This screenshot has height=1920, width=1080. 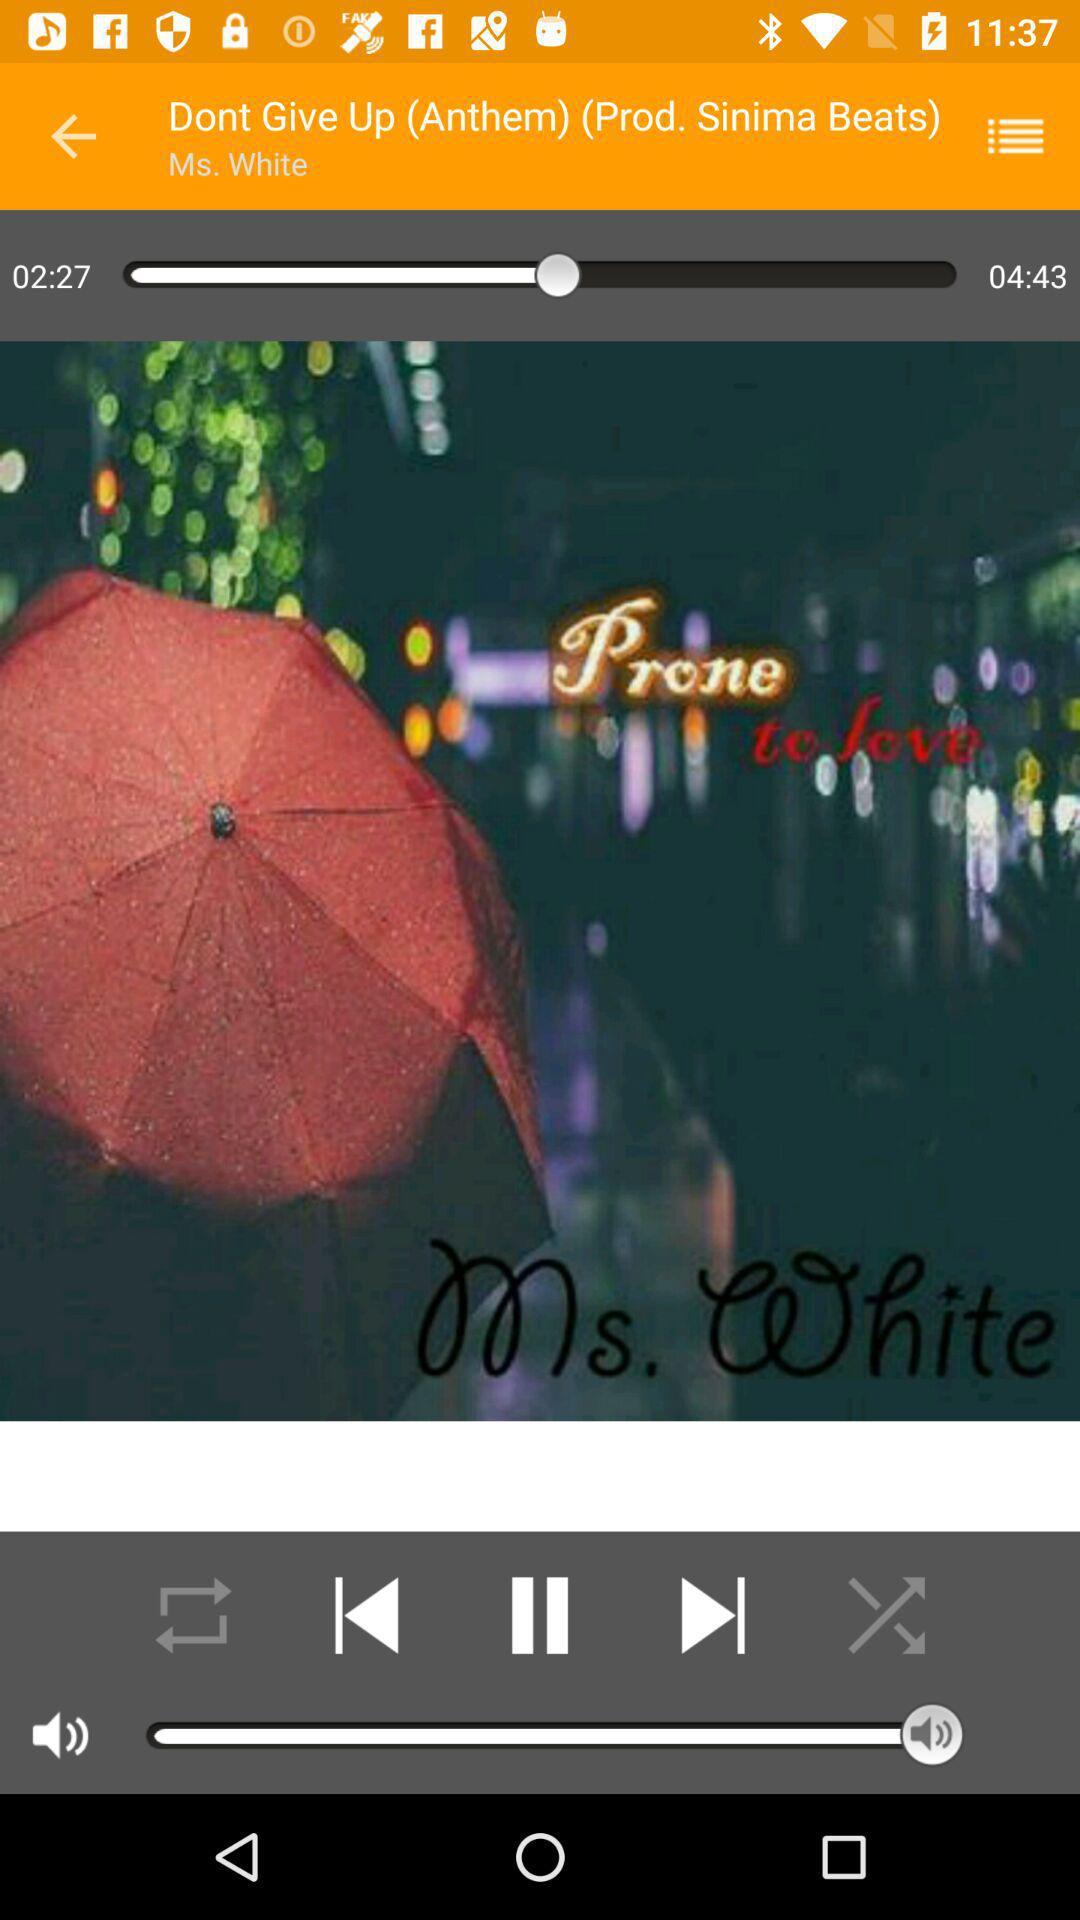 I want to click on previous song, so click(x=366, y=1615).